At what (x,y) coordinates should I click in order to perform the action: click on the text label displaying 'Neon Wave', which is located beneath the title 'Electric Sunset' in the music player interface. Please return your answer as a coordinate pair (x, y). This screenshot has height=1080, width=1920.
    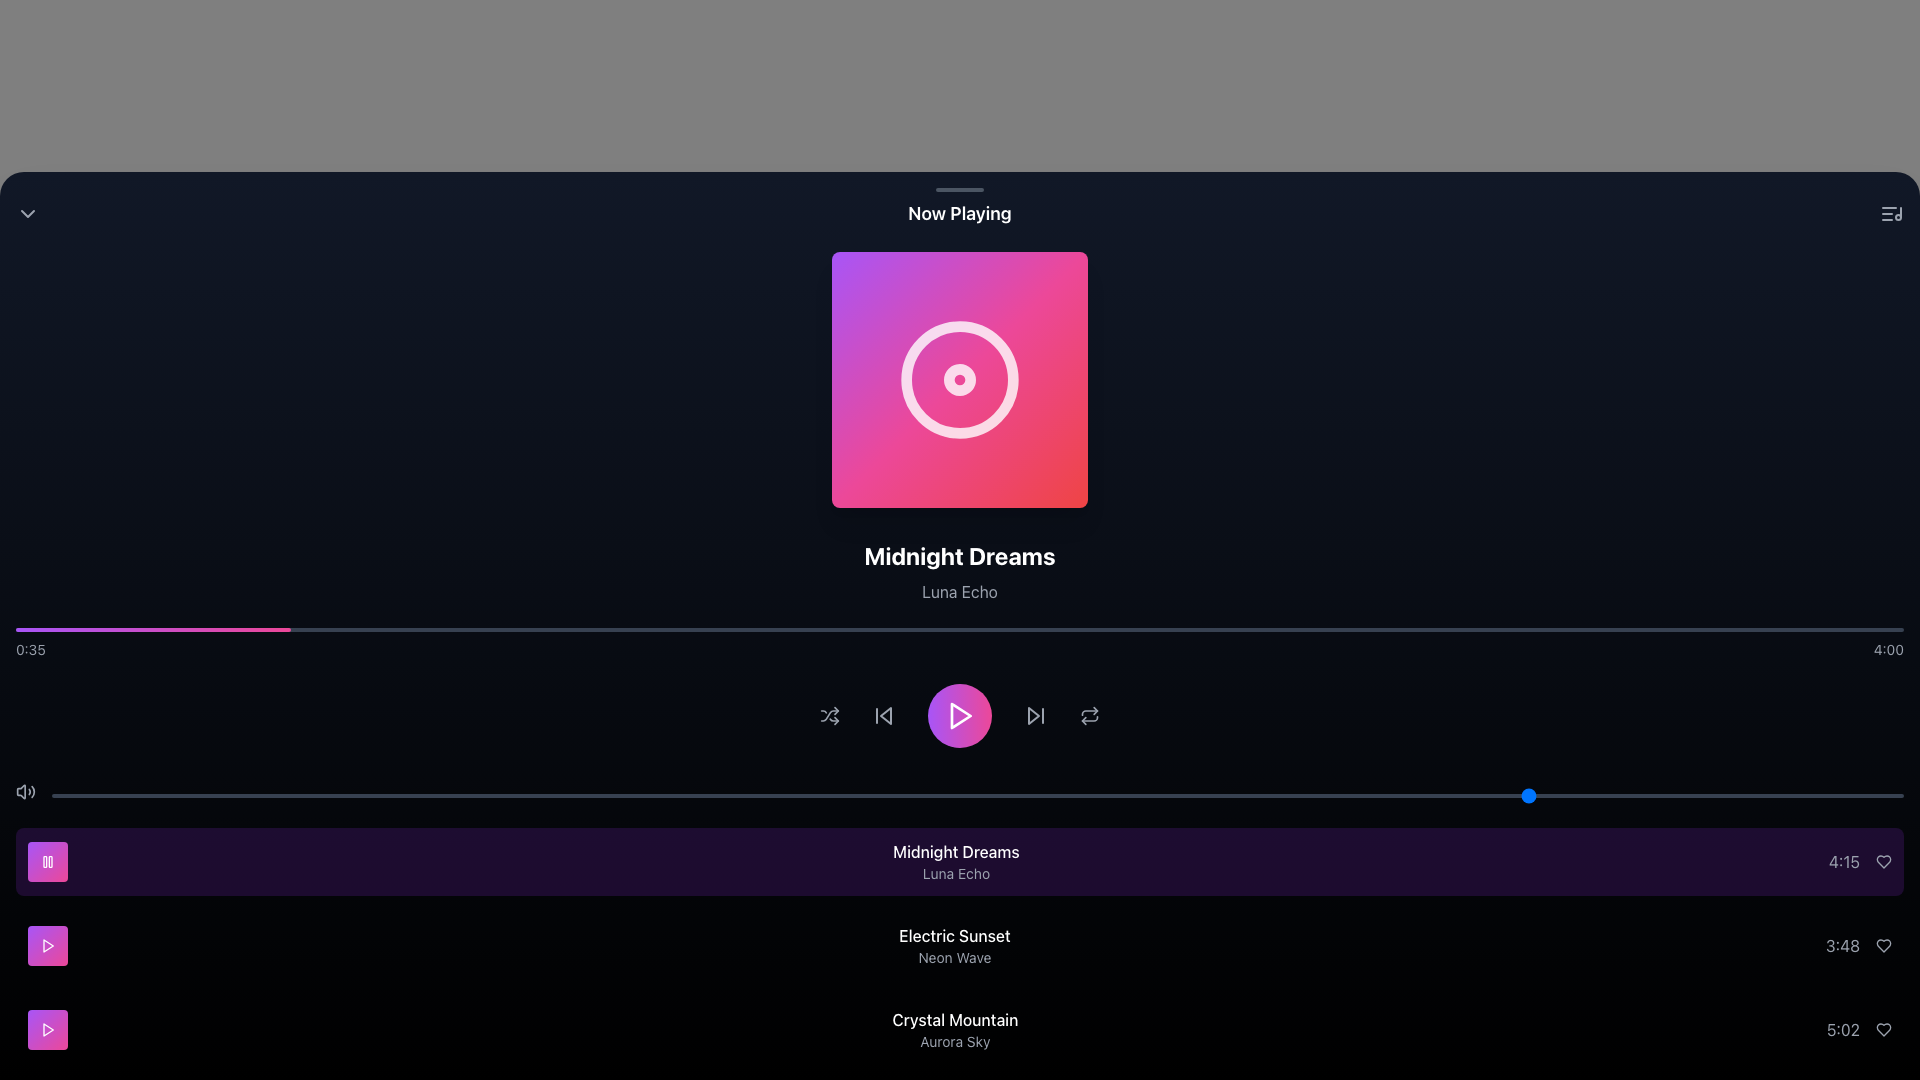
    Looking at the image, I should click on (954, 956).